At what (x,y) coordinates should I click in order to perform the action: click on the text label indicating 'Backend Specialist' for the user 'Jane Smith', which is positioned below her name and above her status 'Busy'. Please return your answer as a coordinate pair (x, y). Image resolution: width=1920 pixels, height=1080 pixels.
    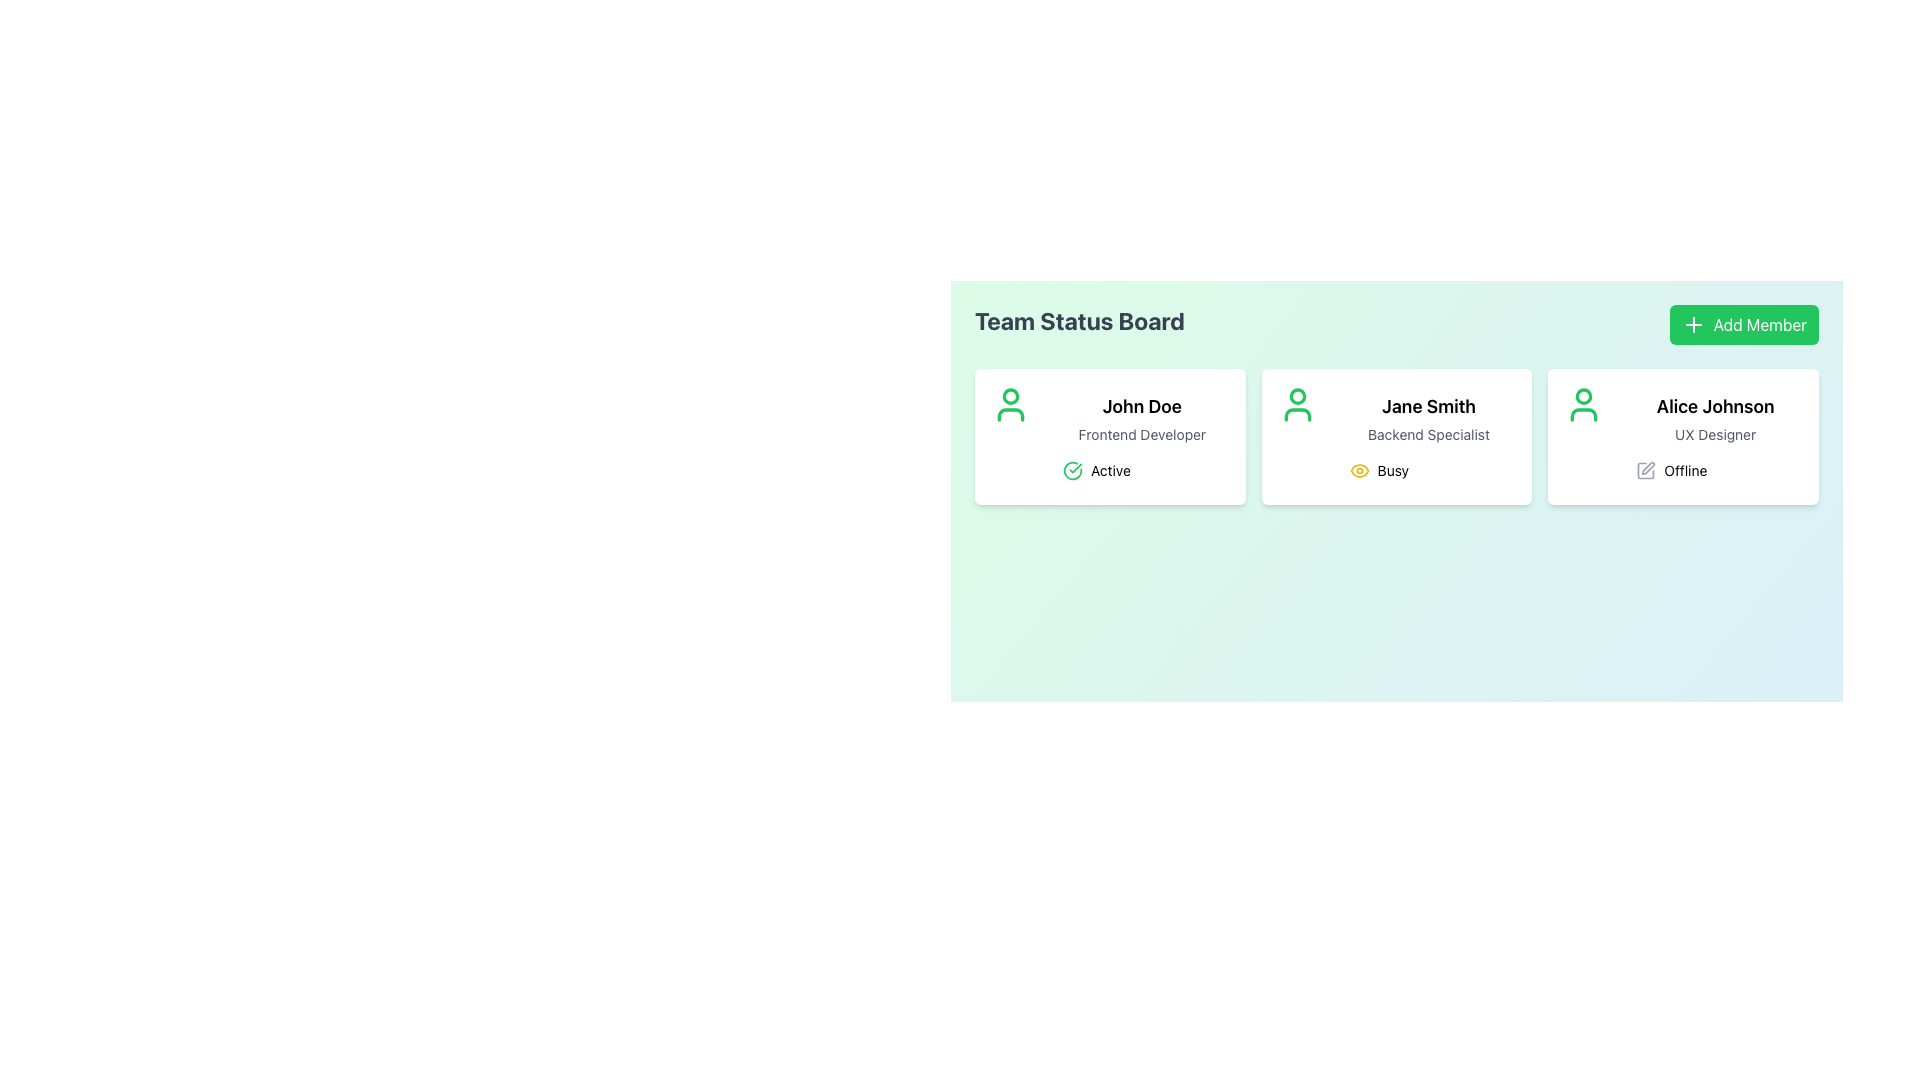
    Looking at the image, I should click on (1428, 434).